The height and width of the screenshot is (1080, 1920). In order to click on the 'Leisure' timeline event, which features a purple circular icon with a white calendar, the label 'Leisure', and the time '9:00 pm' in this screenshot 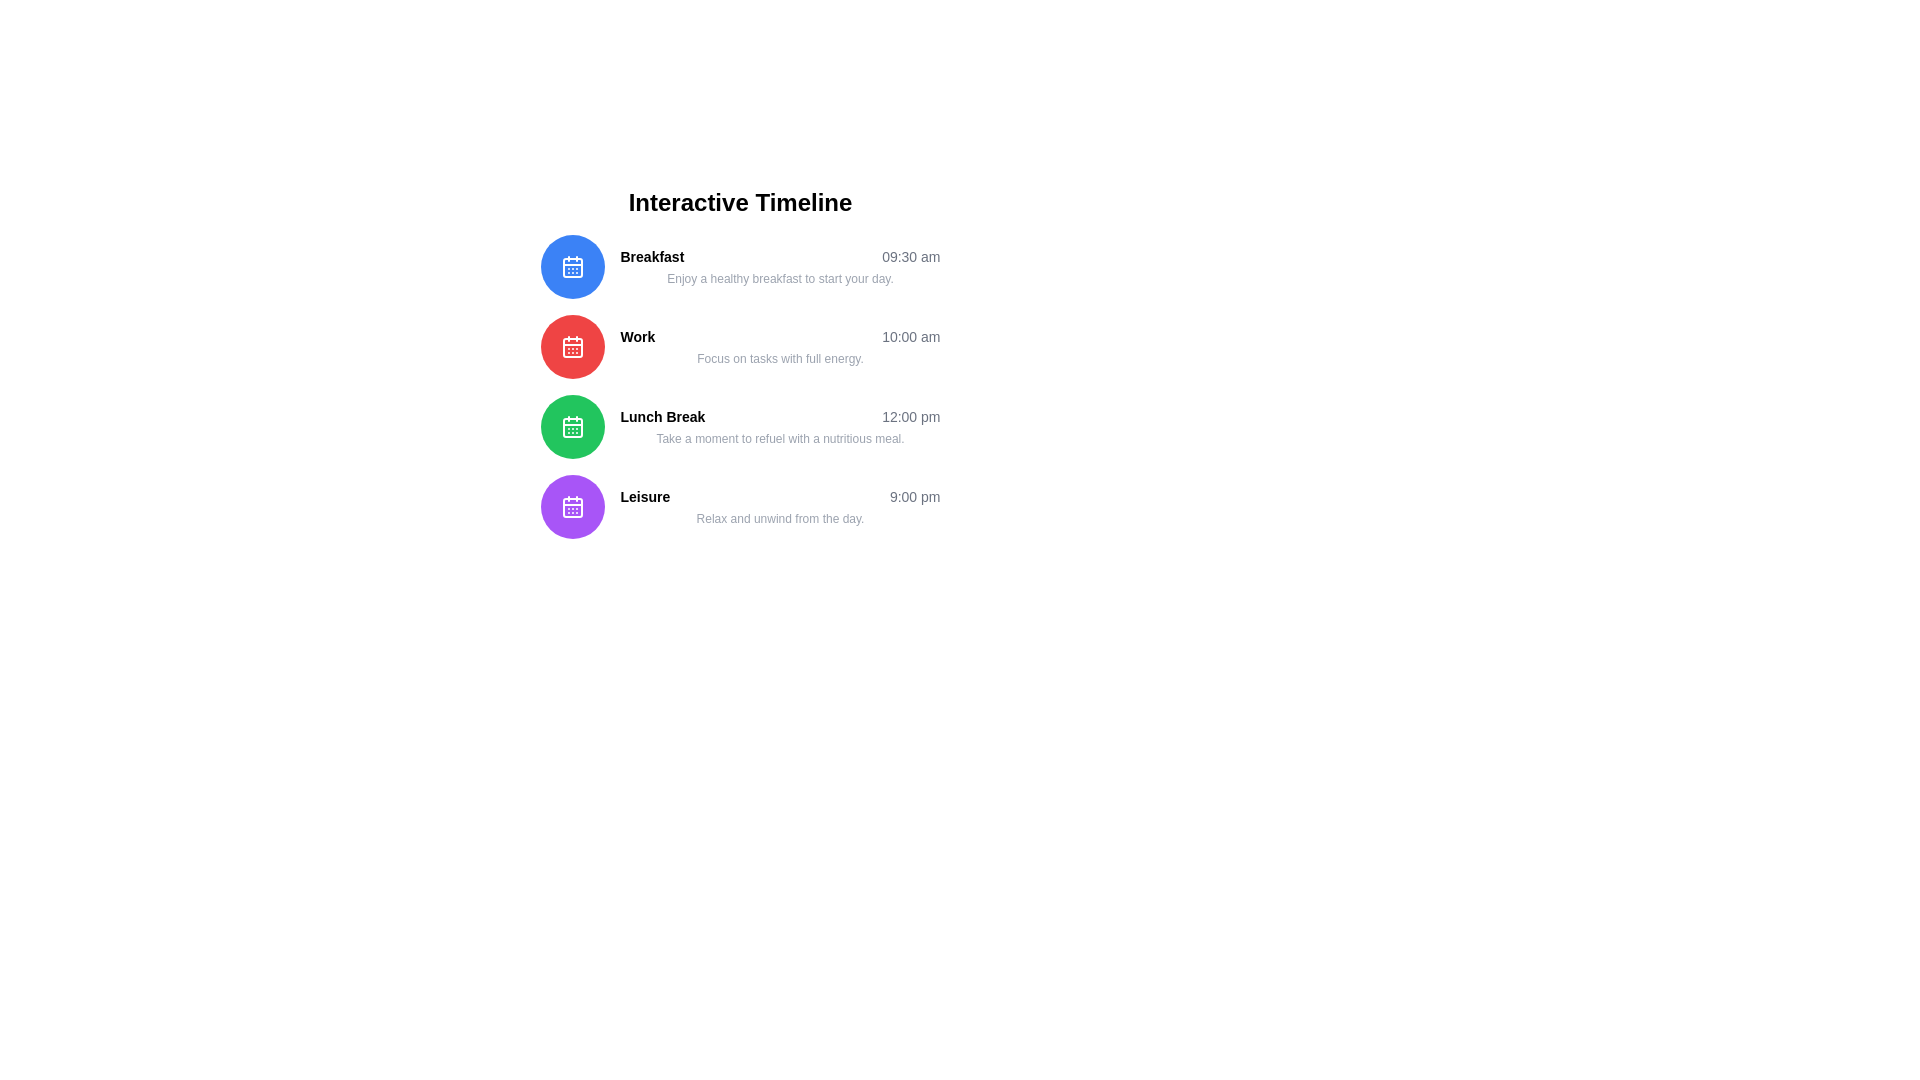, I will do `click(739, 505)`.